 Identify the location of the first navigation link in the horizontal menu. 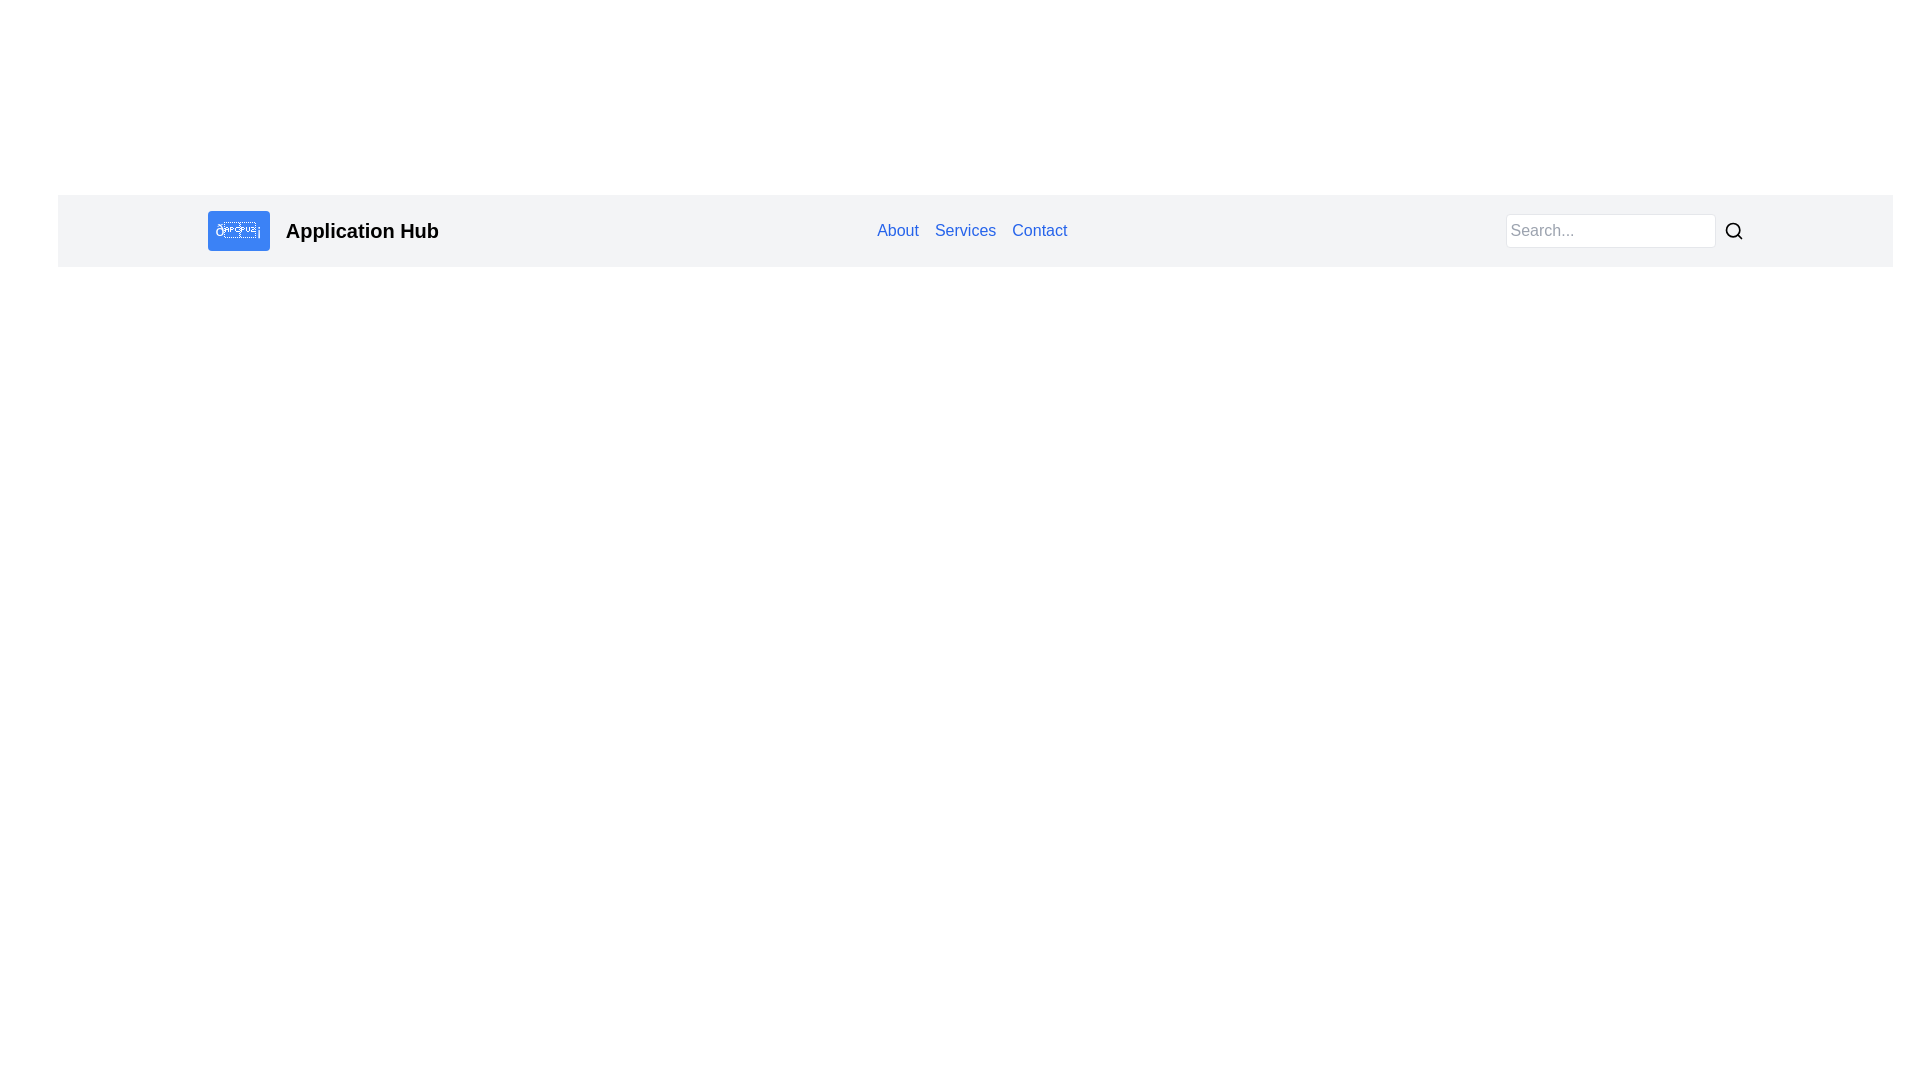
(896, 230).